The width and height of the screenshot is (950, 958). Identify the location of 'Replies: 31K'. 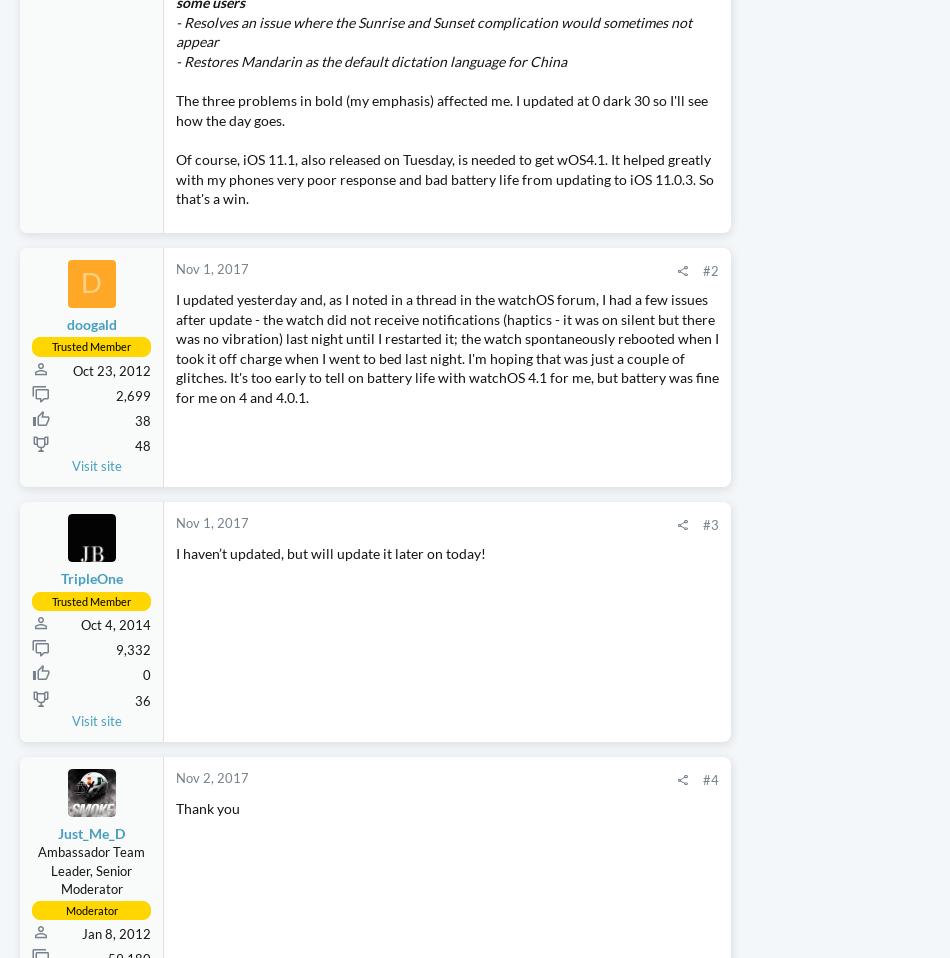
(795, 253).